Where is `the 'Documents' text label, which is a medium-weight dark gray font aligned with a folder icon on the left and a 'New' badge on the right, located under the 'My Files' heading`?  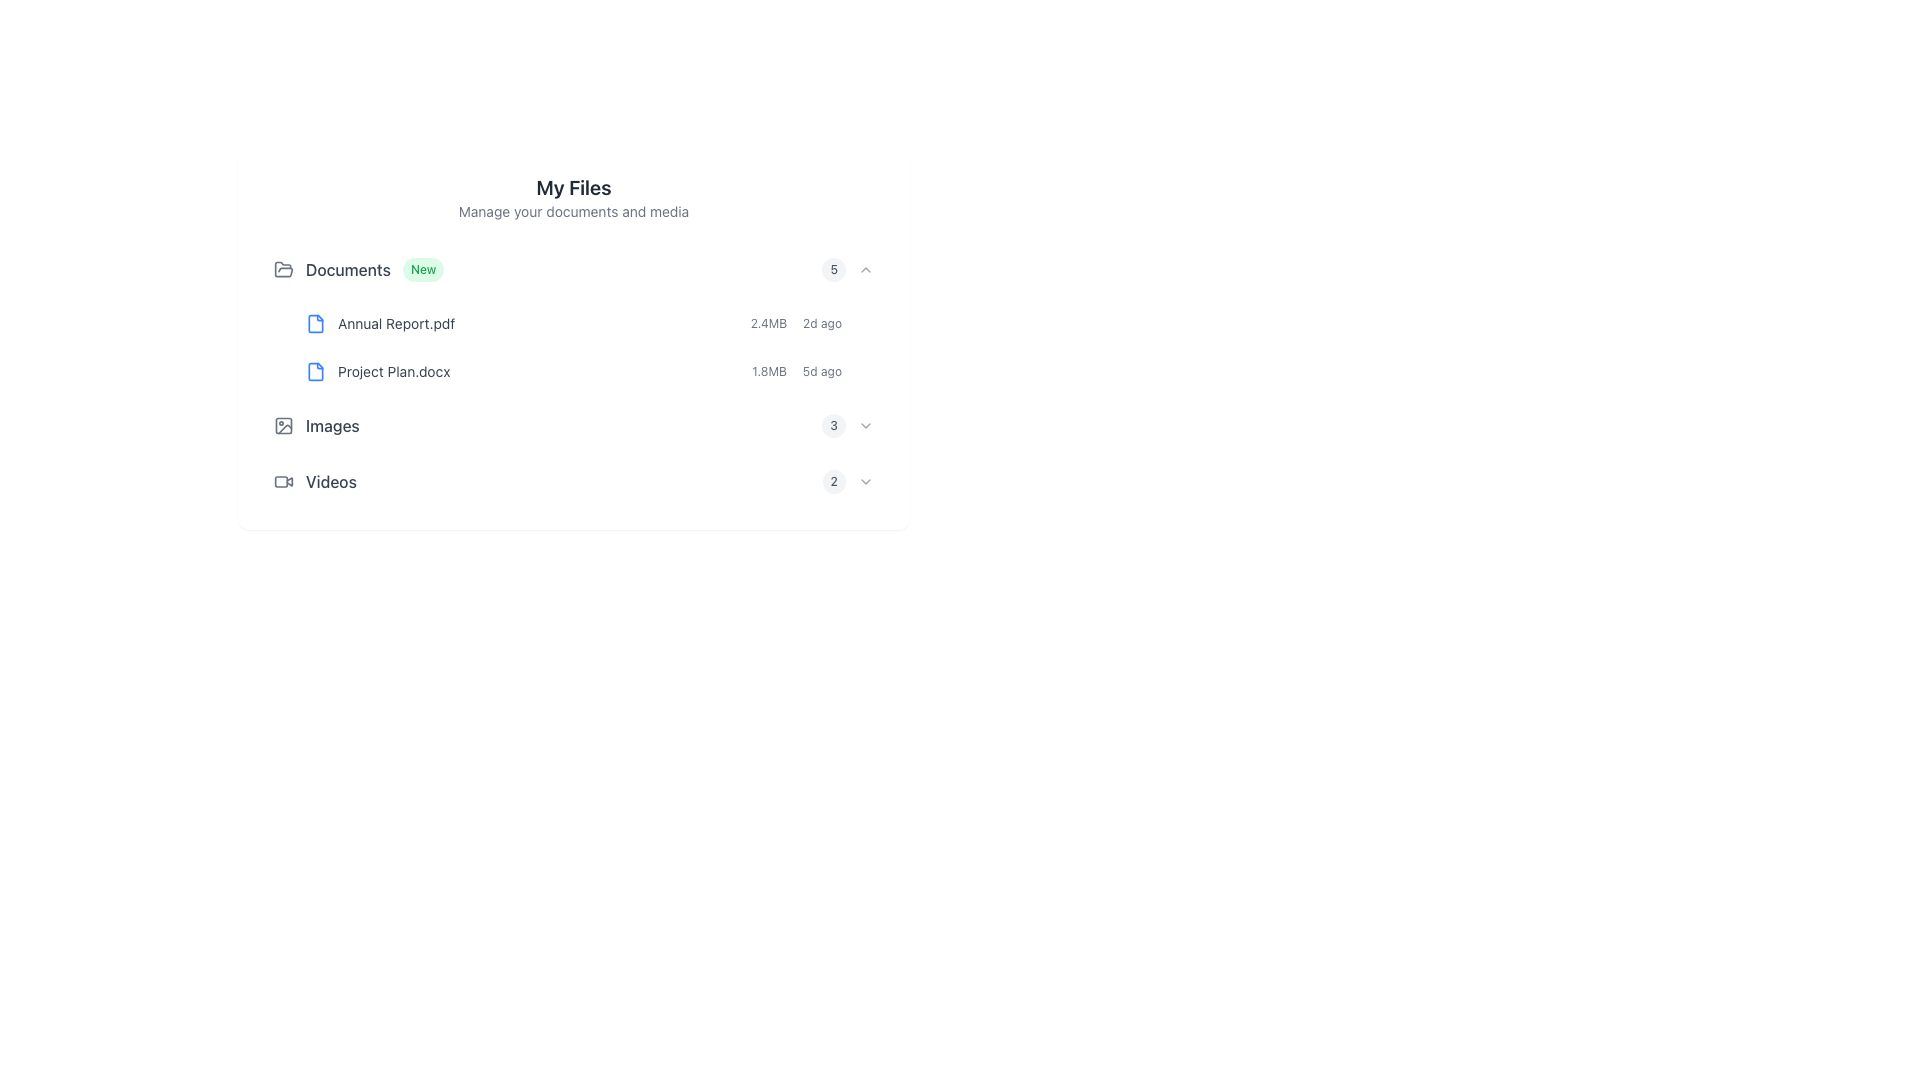 the 'Documents' text label, which is a medium-weight dark gray font aligned with a folder icon on the left and a 'New' badge on the right, located under the 'My Files' heading is located at coordinates (348, 270).